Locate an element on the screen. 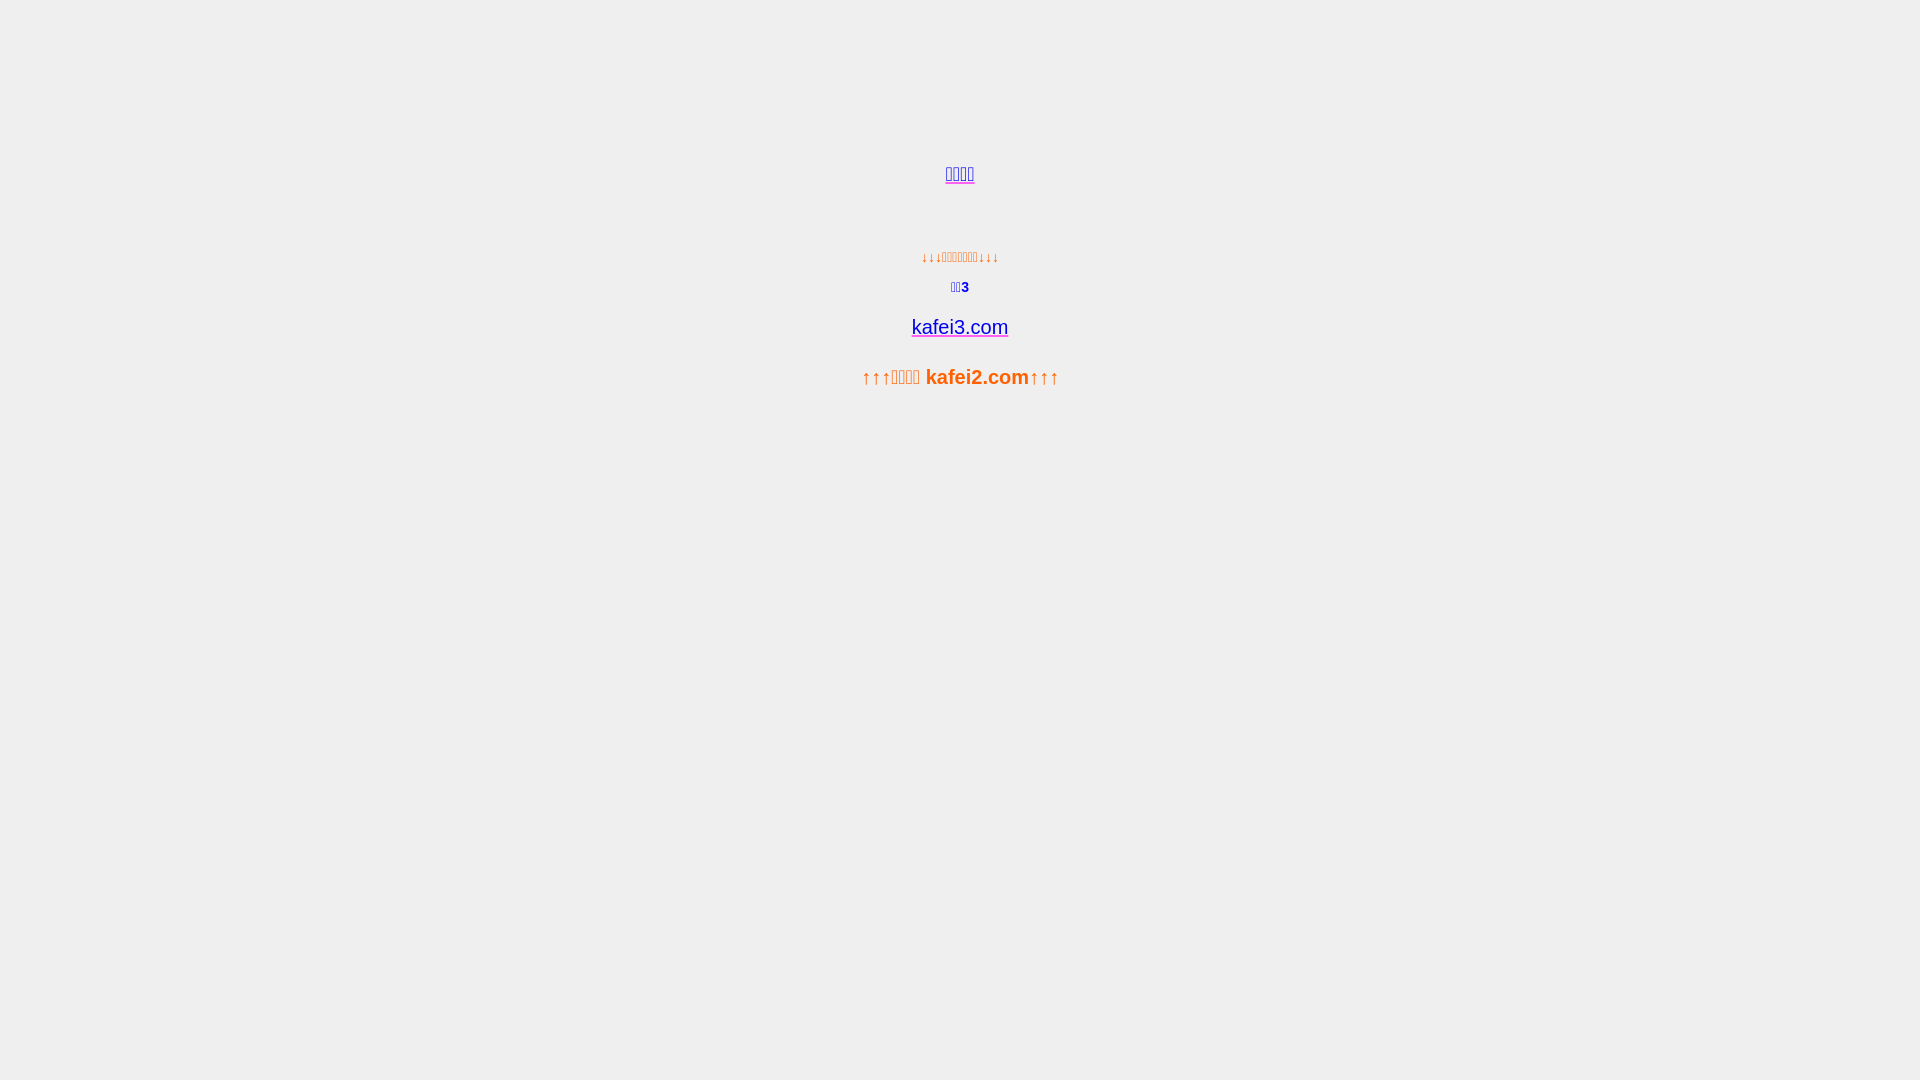 This screenshot has height=1080, width=1920. 'kafei3.com' is located at coordinates (960, 326).